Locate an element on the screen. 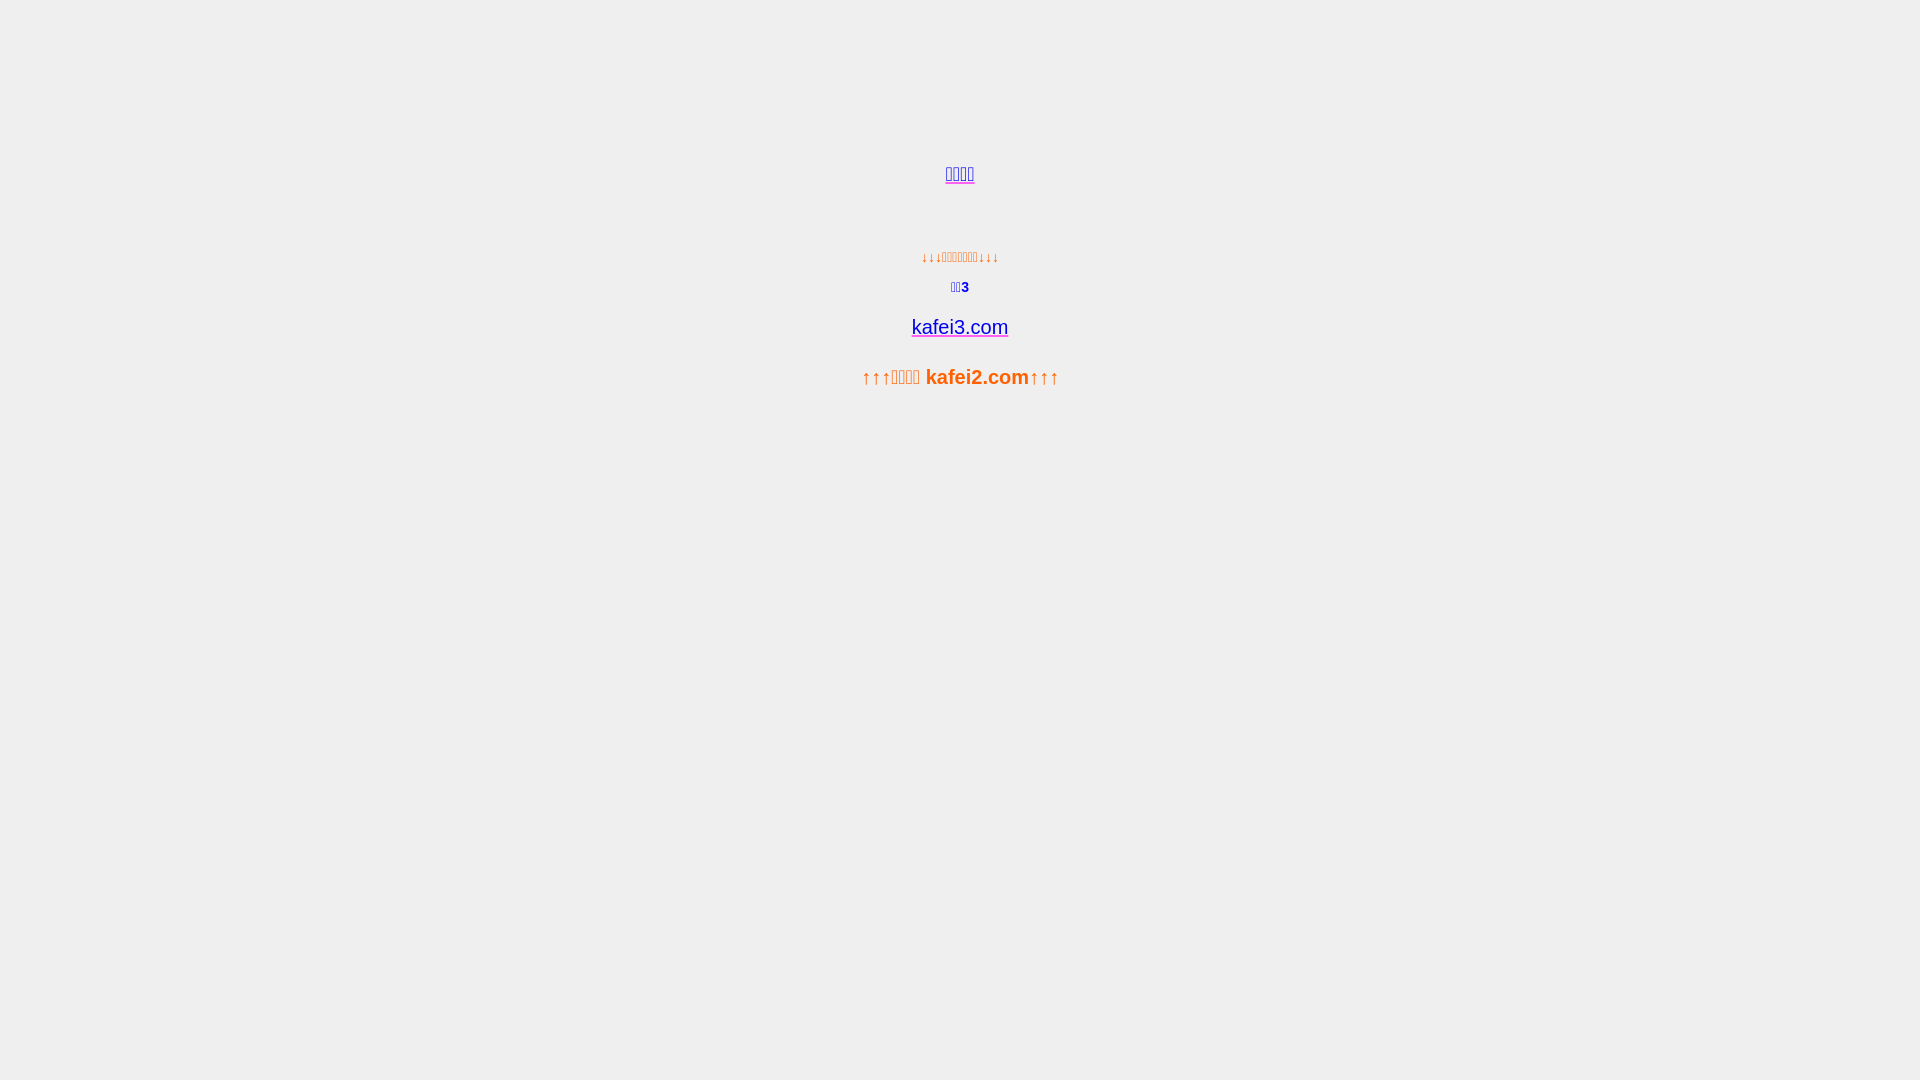 This screenshot has height=1080, width=1920. 'kafei3.com' is located at coordinates (960, 326).